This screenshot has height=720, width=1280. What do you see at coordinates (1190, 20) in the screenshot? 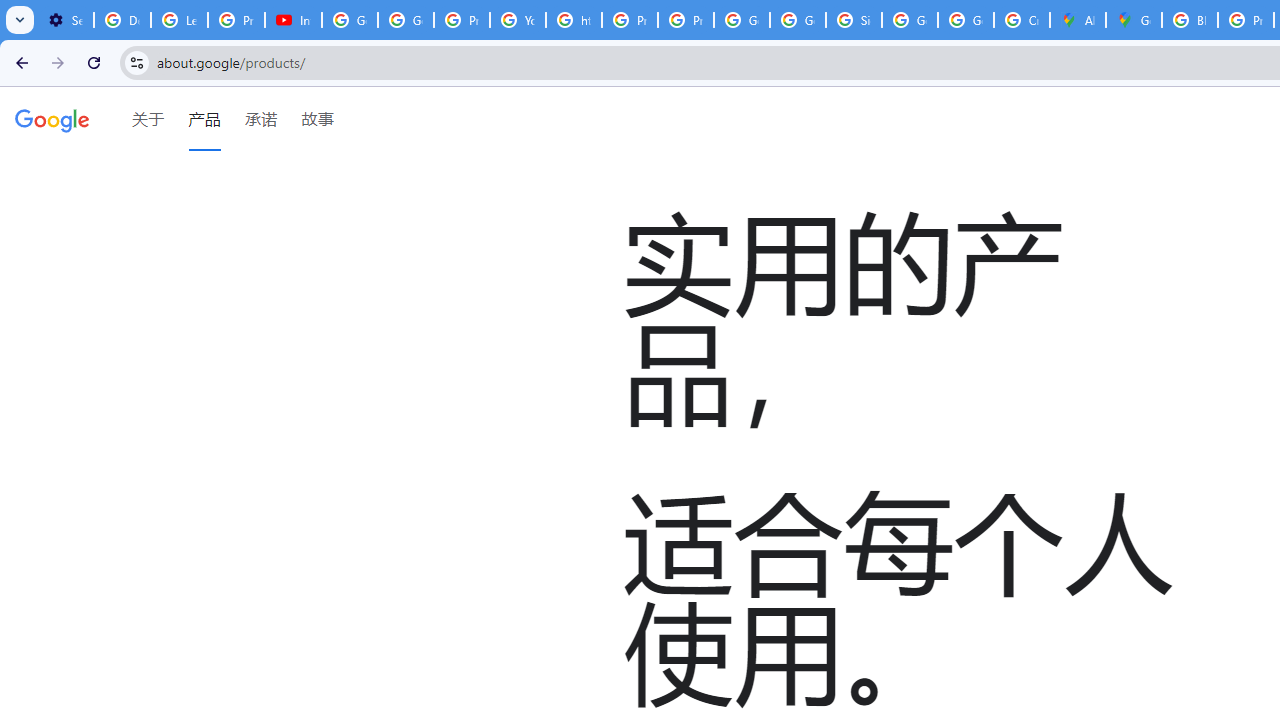
I see `'Blogger Policies and Guidelines - Transparency Center'` at bounding box center [1190, 20].